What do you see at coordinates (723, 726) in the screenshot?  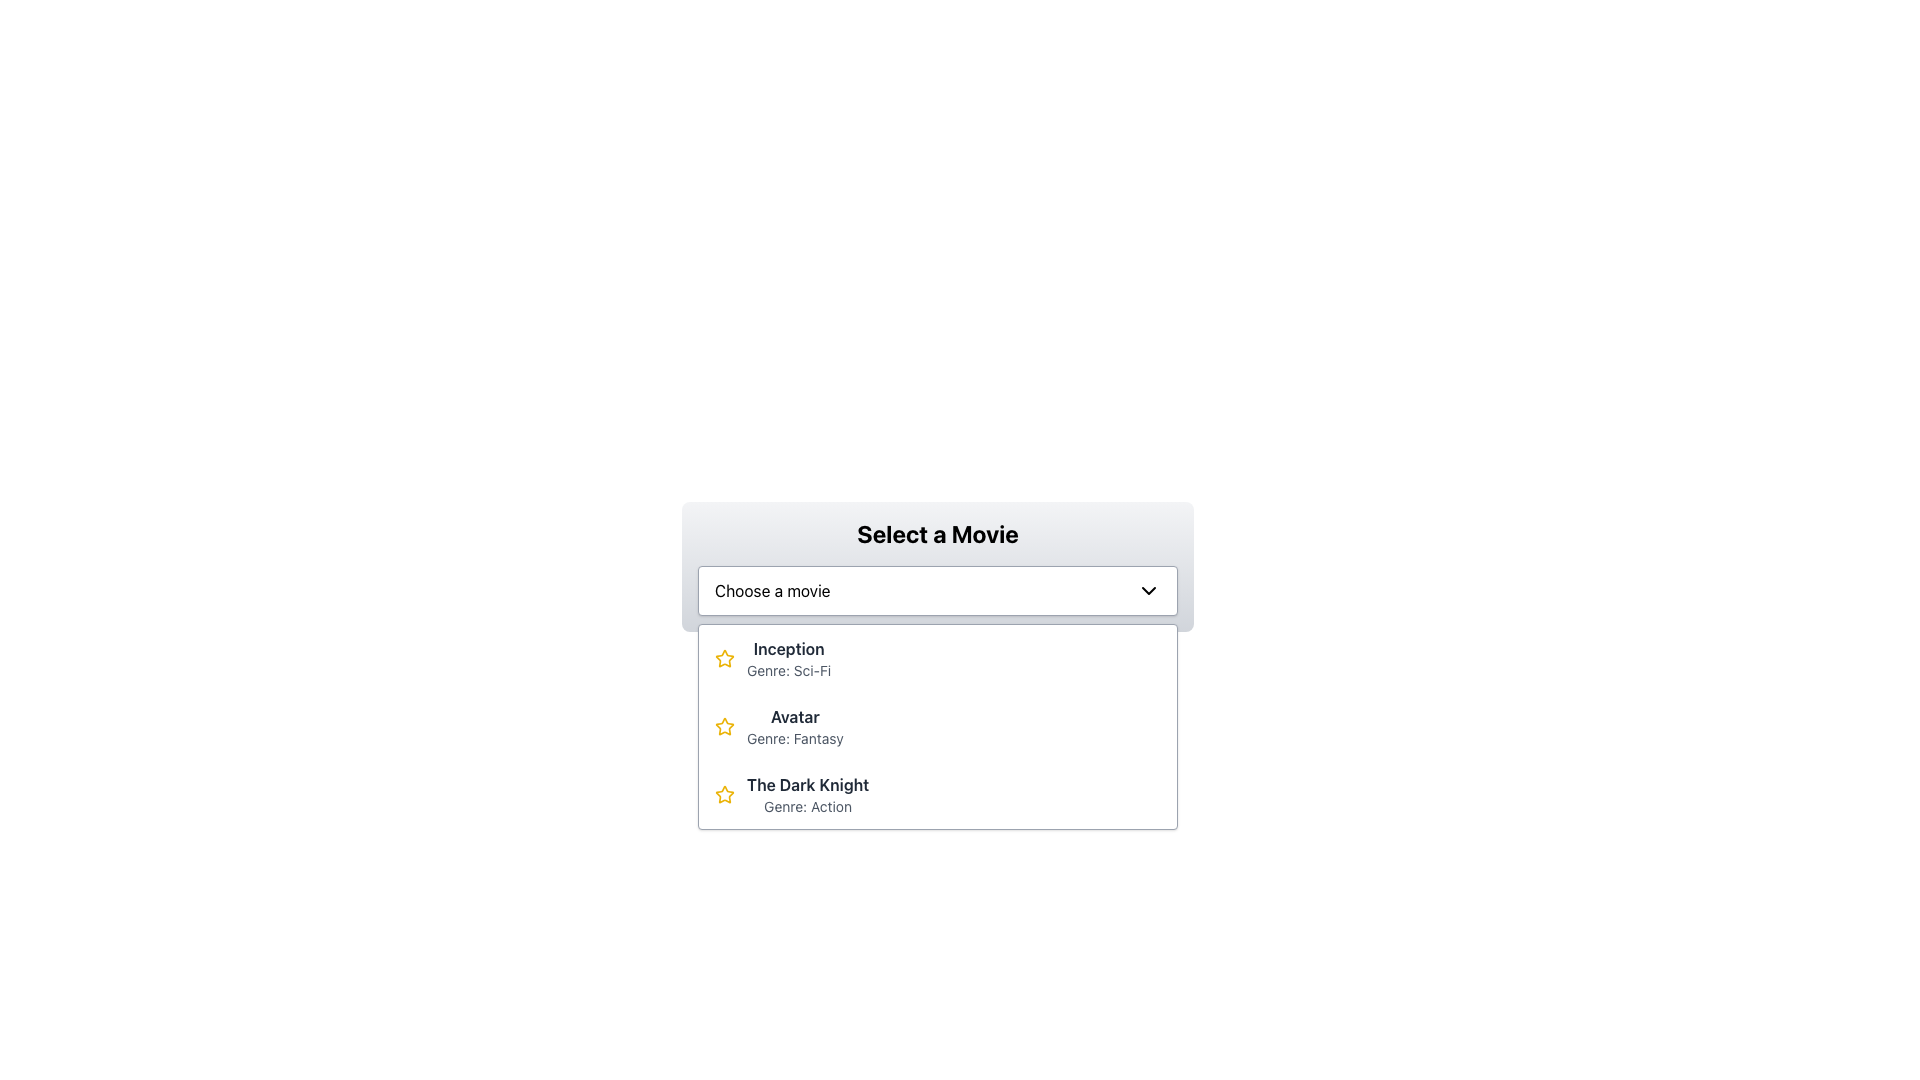 I see `the star-shaped SVG icon with a golden border and white fill, located to the left of the text 'Inception Genre: Sci-Fi' in the movie selection dropdown` at bounding box center [723, 726].